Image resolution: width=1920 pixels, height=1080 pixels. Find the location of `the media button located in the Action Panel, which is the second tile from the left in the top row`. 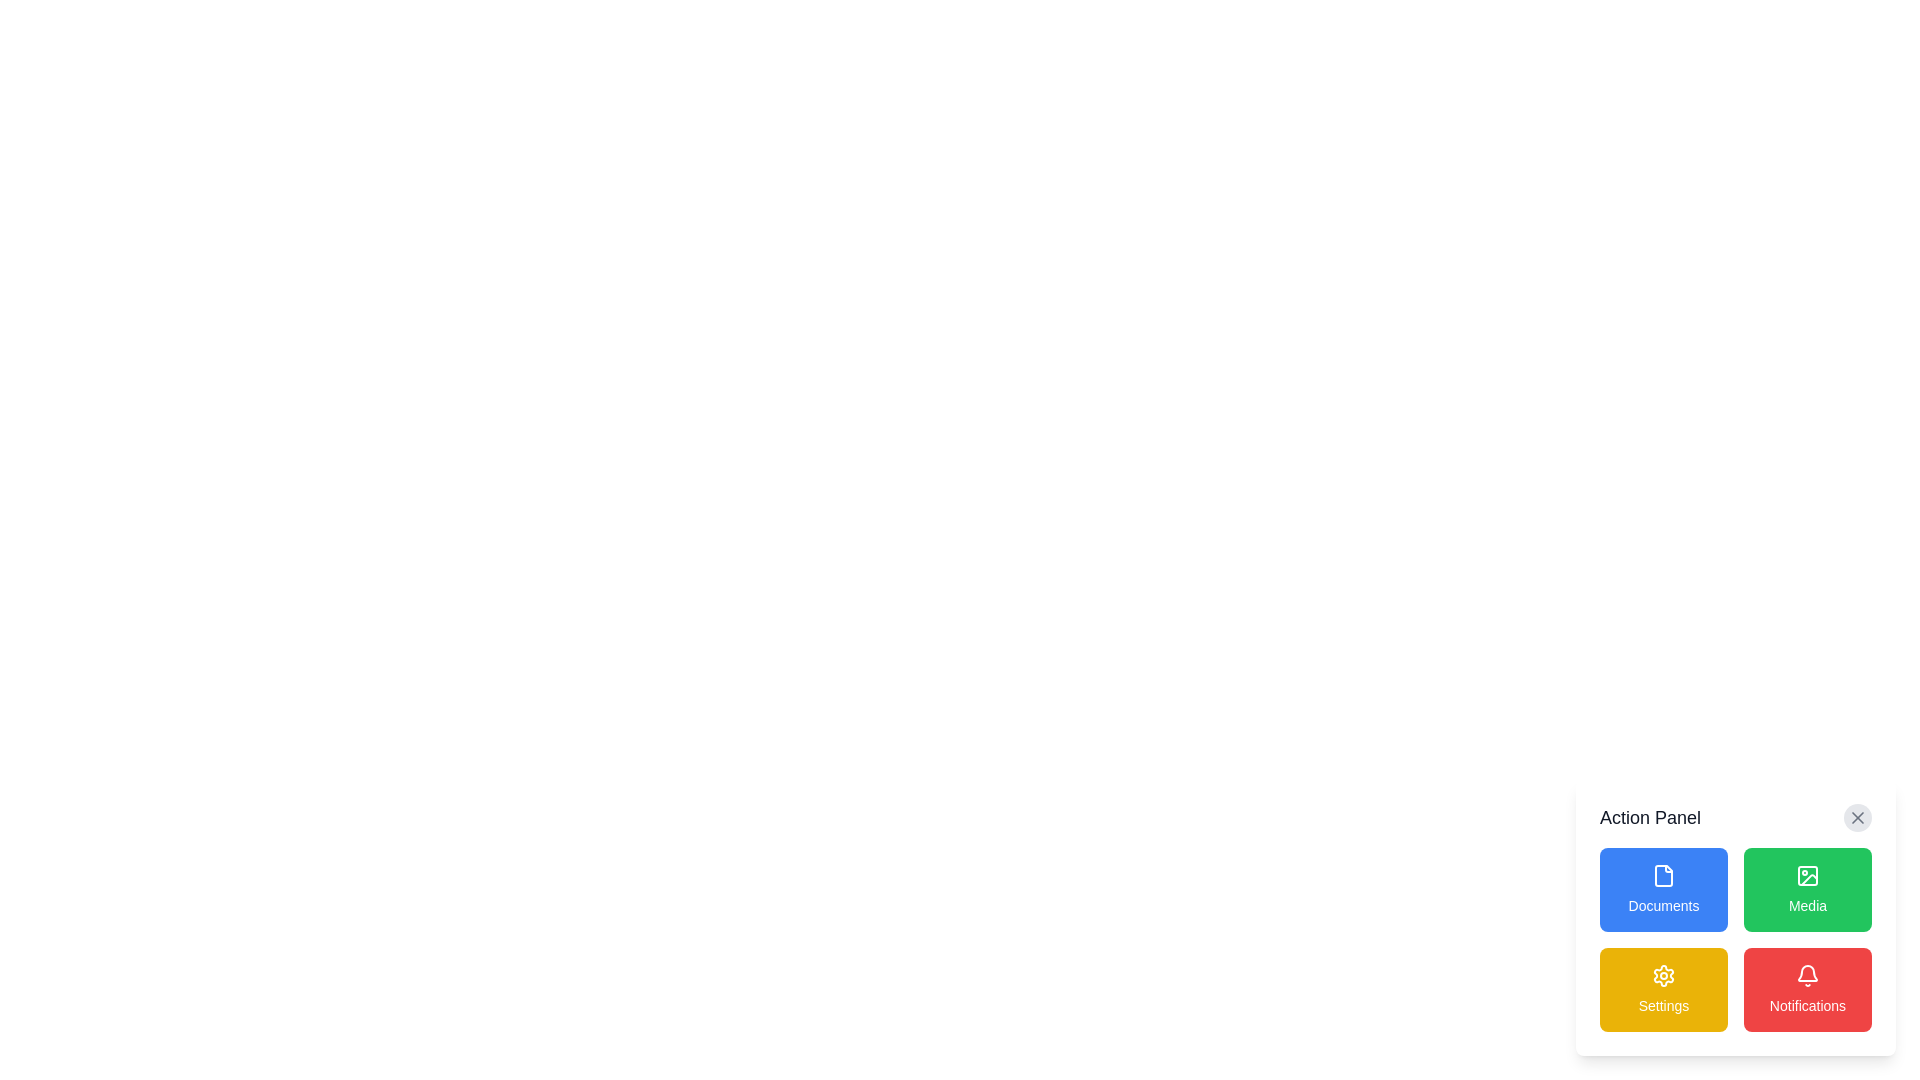

the media button located in the Action Panel, which is the second tile from the left in the top row is located at coordinates (1808, 889).